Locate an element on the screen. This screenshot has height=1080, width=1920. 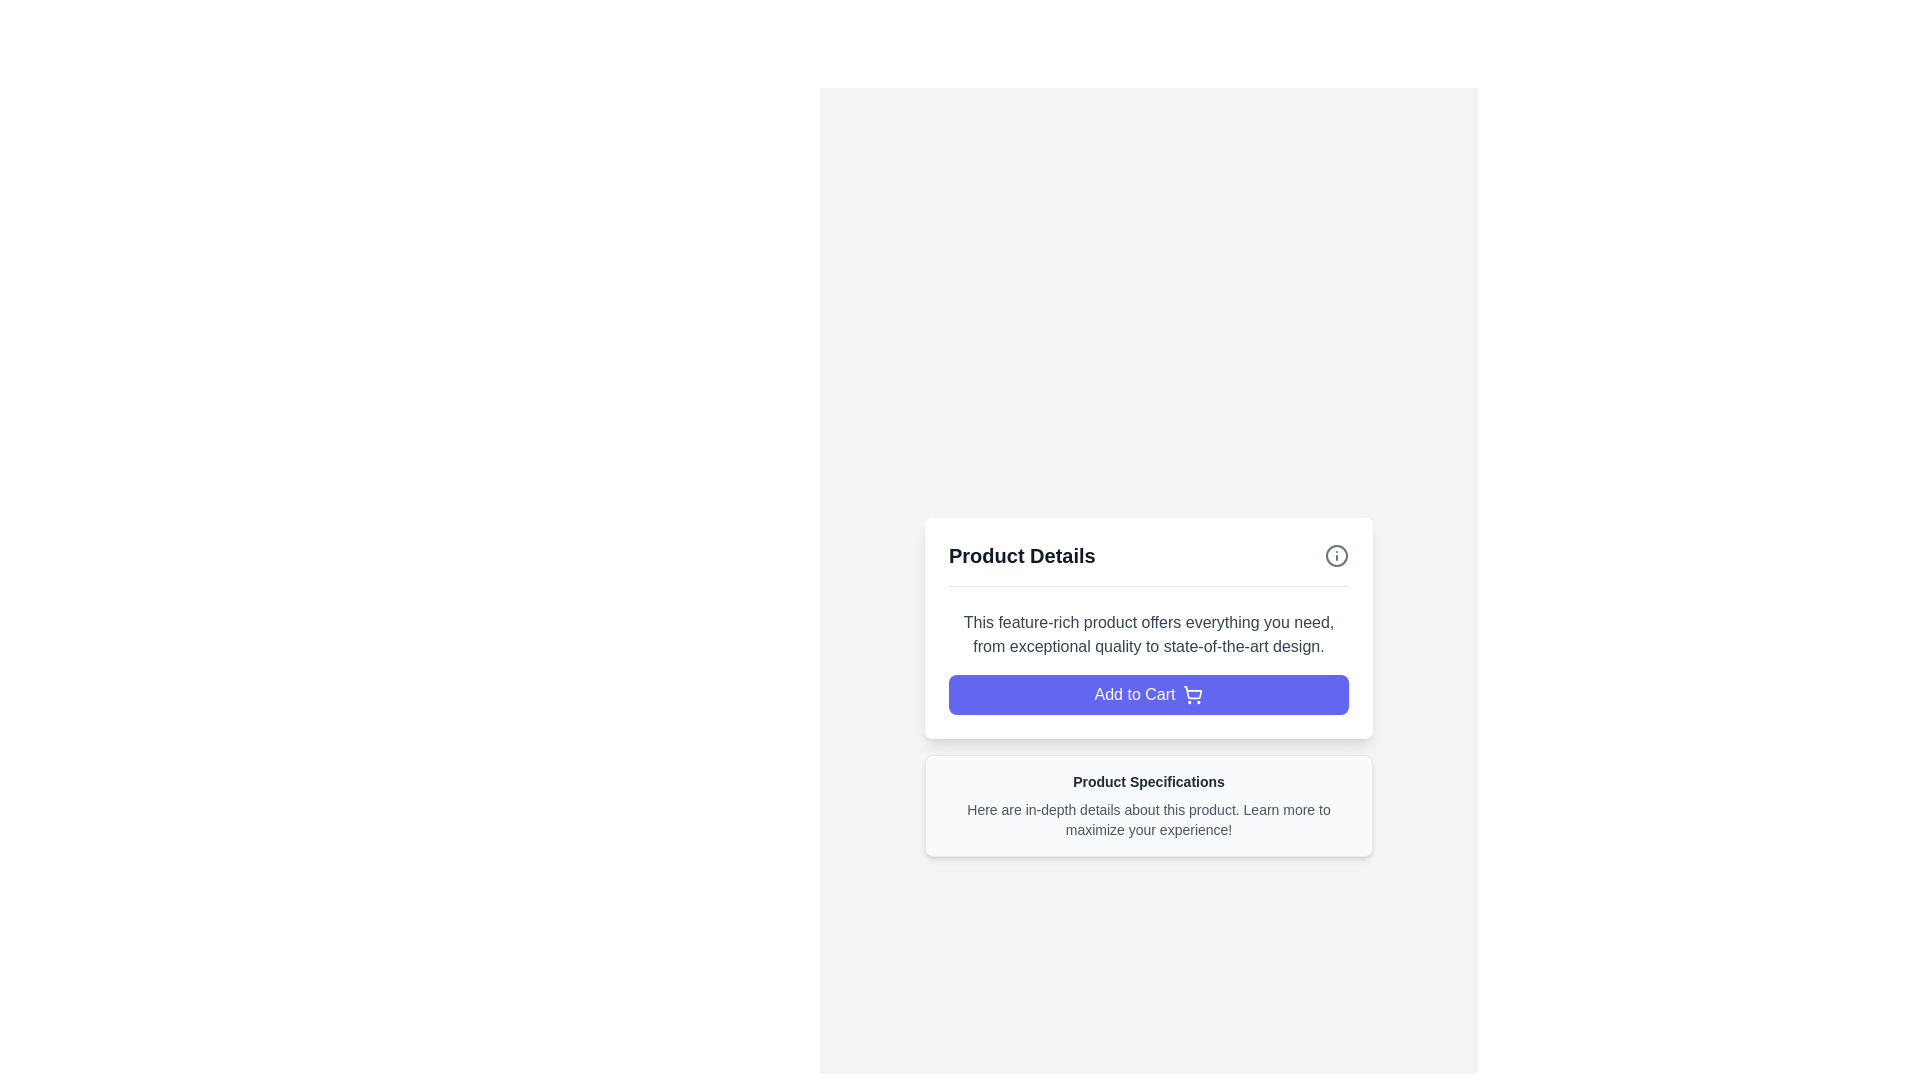
the 'Add to Cart' button with a vibrant indigo background and rounded corners located in the 'Product Details' section is located at coordinates (1148, 693).